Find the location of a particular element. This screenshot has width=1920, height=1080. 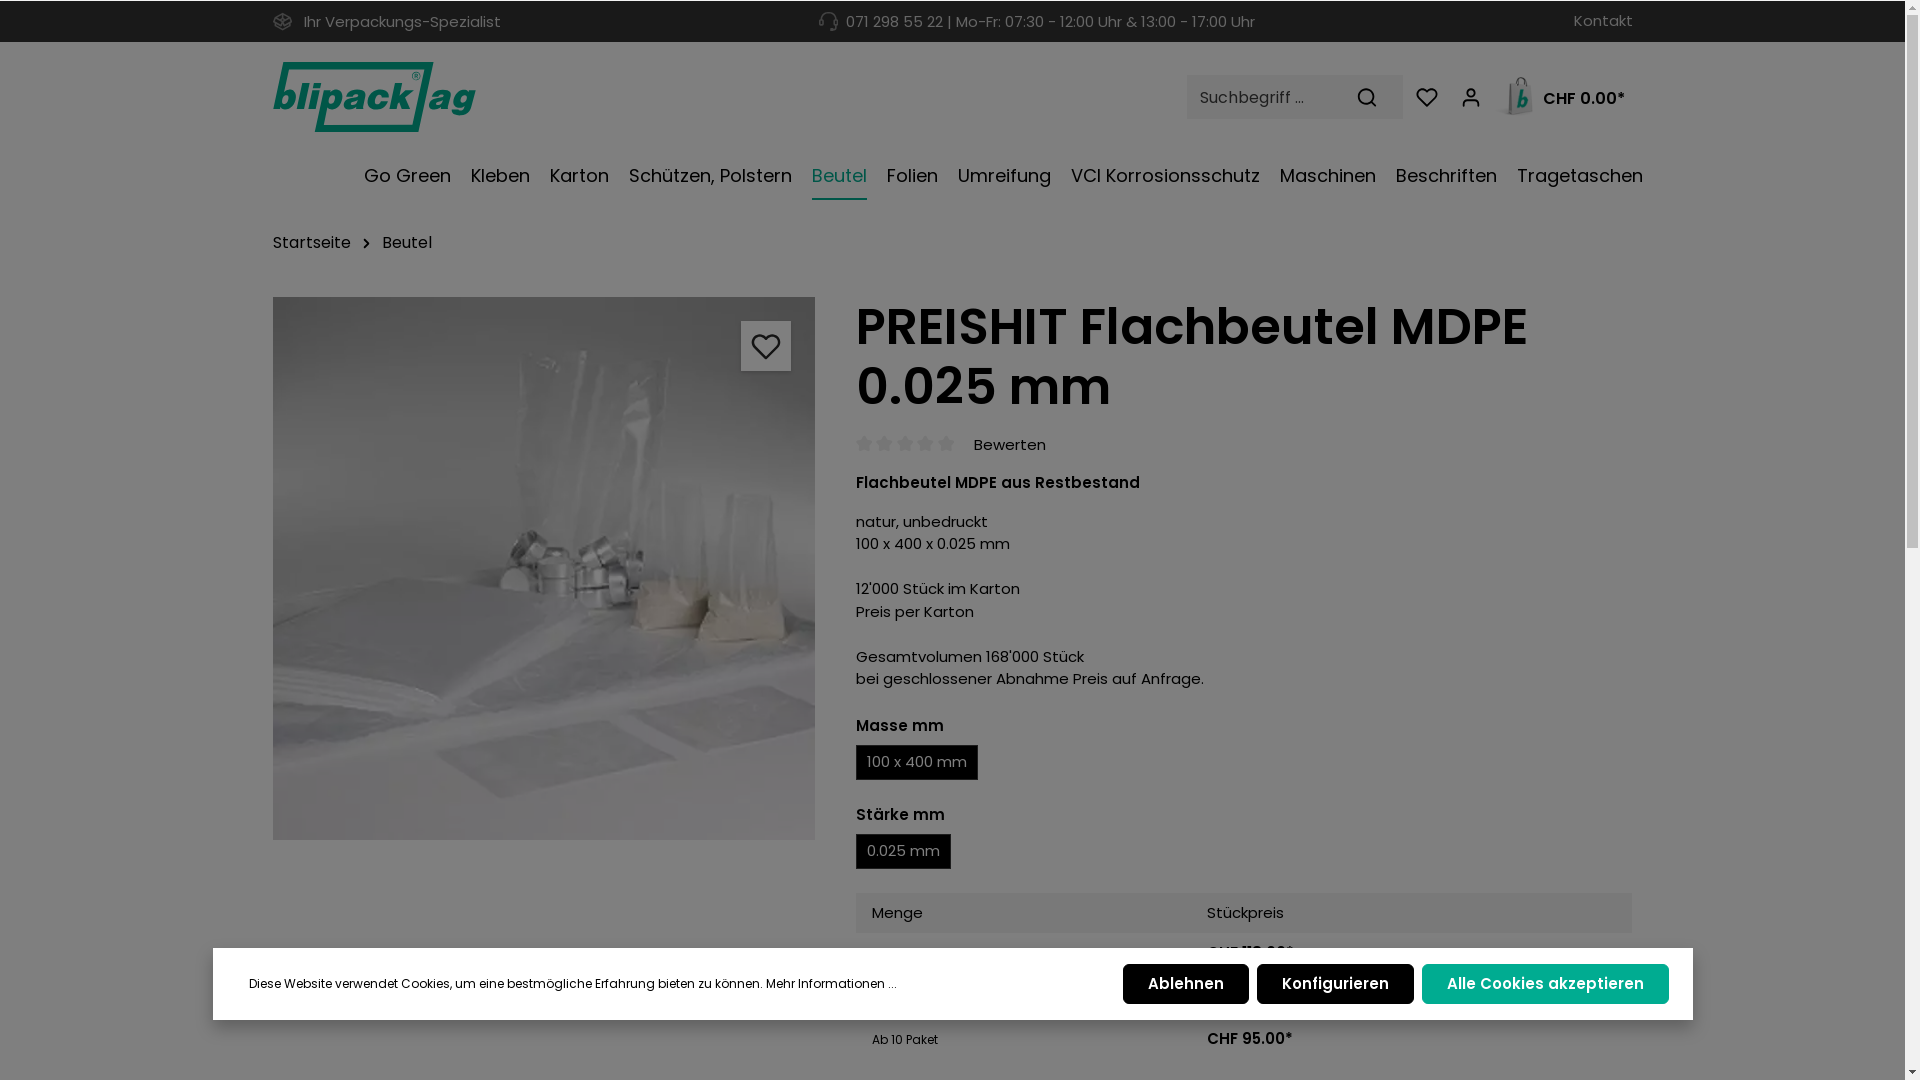

'Konfigurieren' is located at coordinates (1334, 982).